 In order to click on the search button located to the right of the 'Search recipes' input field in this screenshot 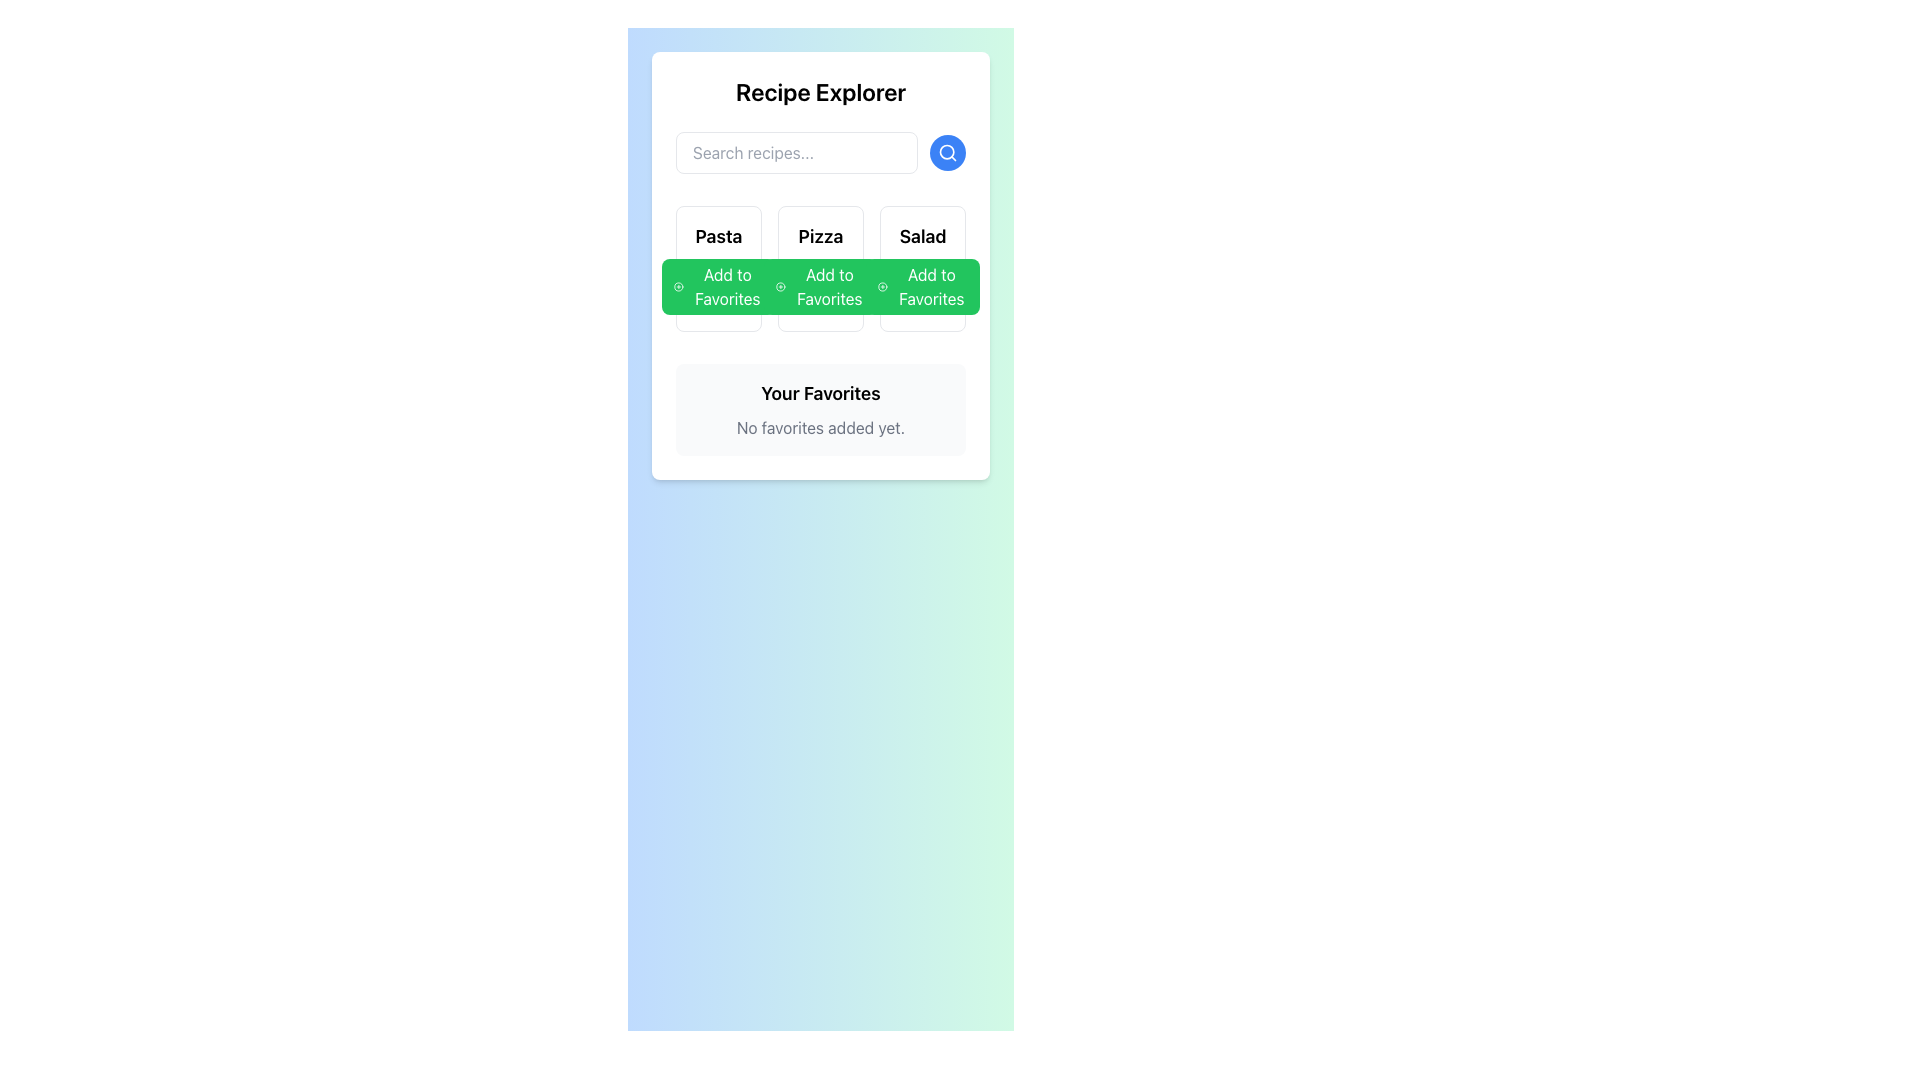, I will do `click(947, 152)`.